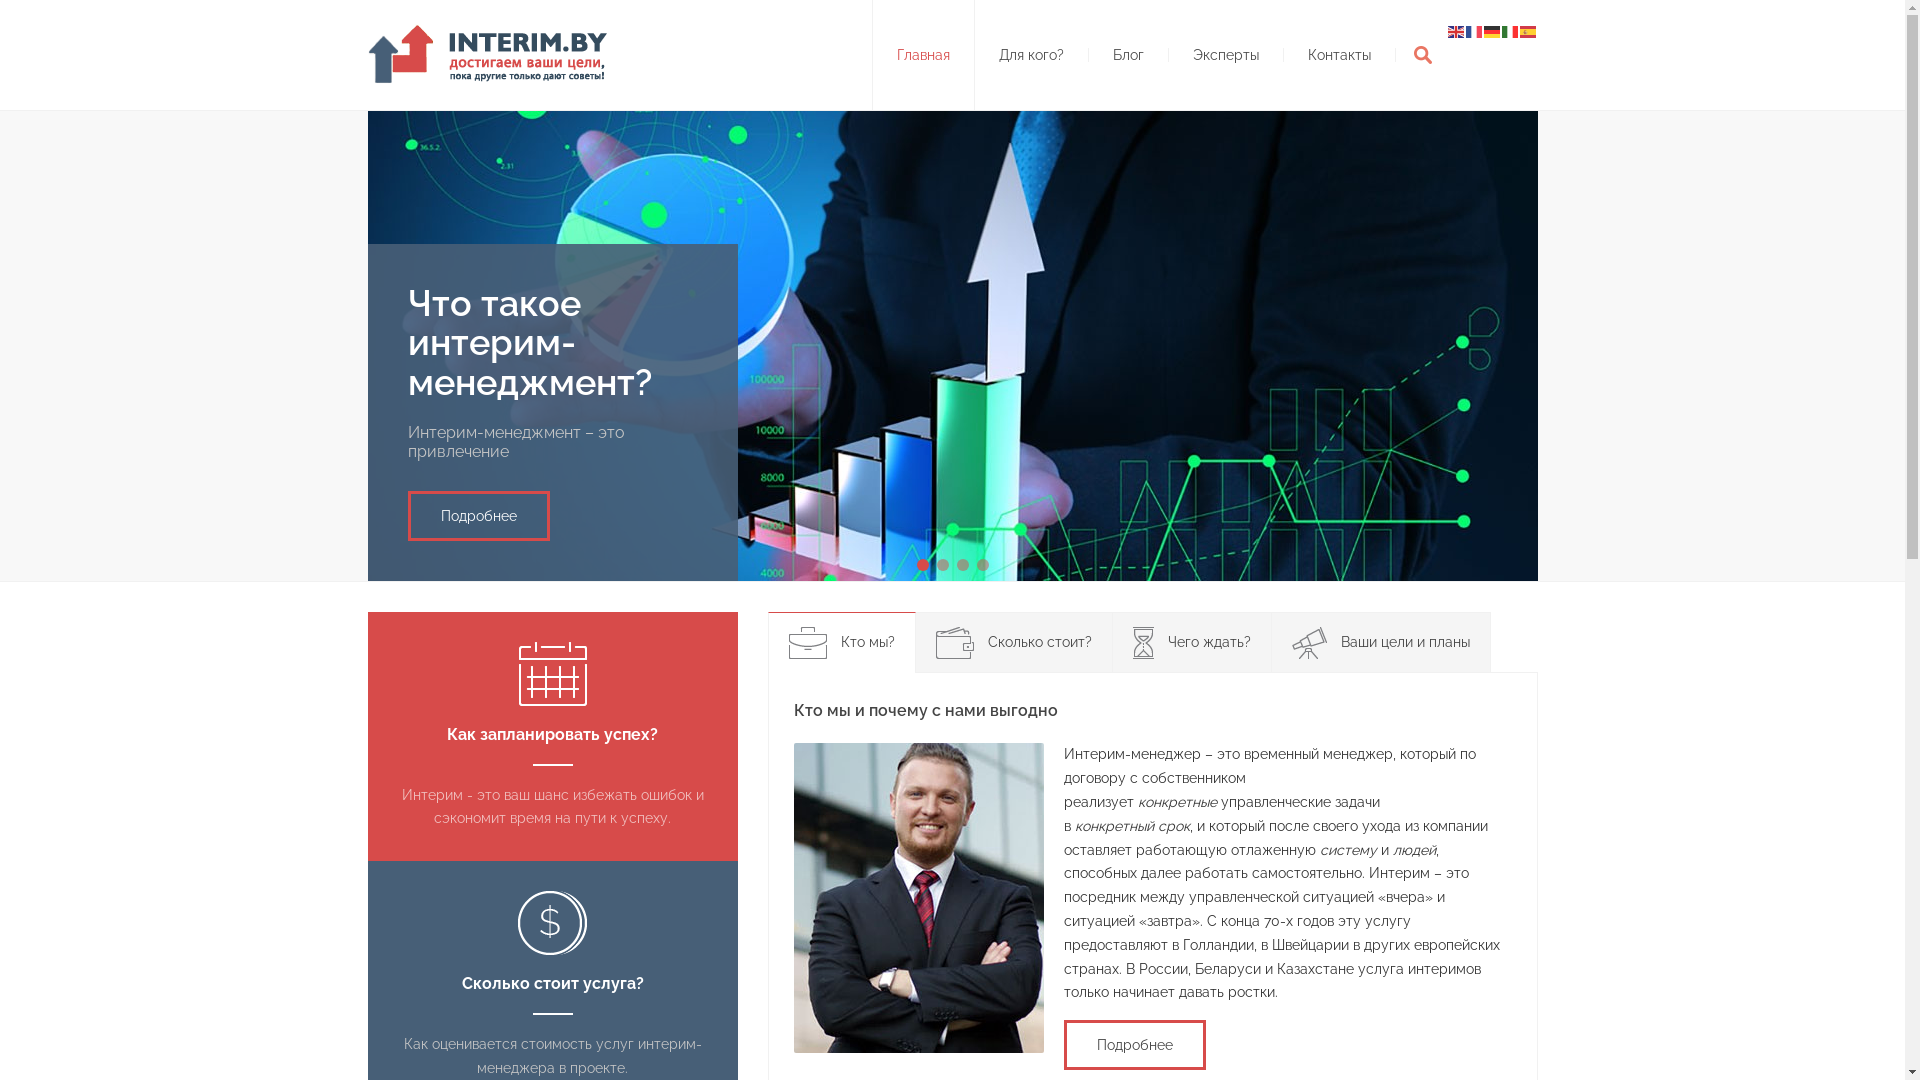 This screenshot has height=1080, width=1920. Describe the element at coordinates (1474, 30) in the screenshot. I see `'French'` at that location.